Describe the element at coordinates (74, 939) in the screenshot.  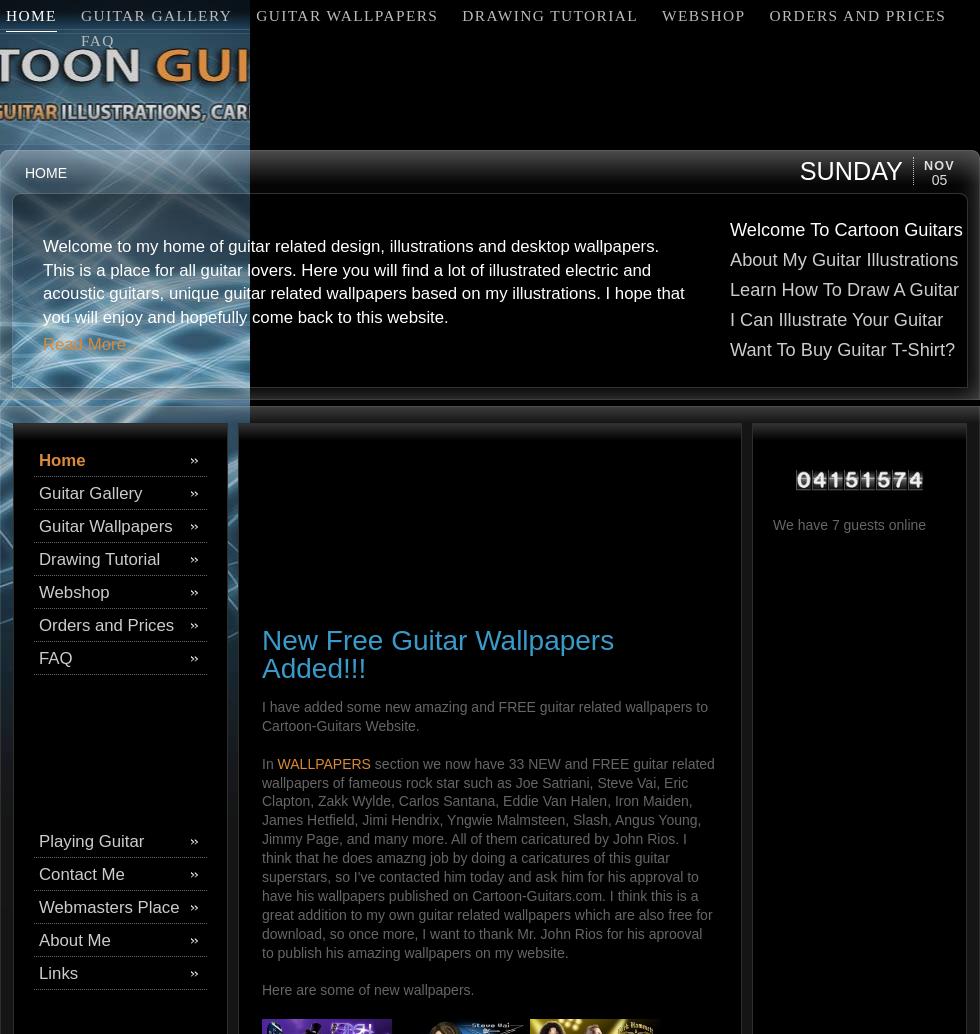
I see `'About Me'` at that location.